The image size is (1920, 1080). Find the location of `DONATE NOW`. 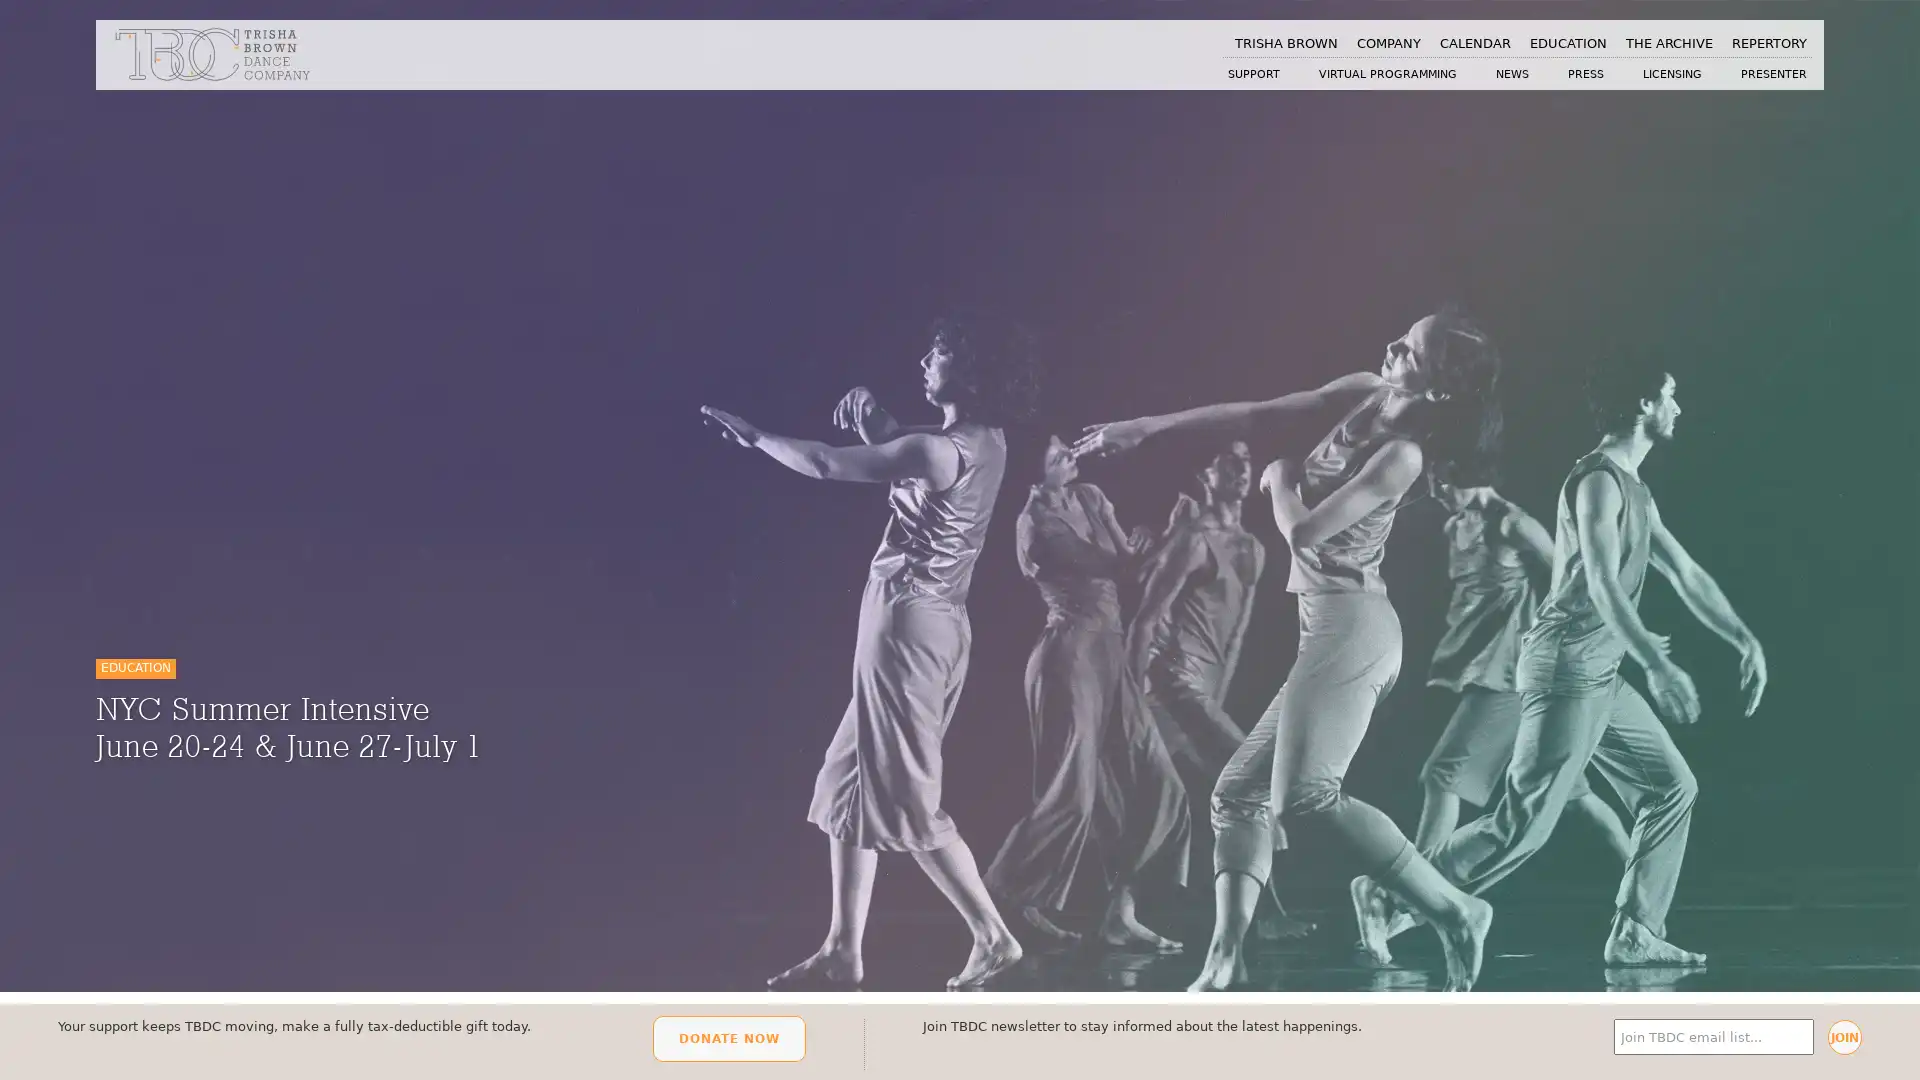

DONATE NOW is located at coordinates (728, 1036).